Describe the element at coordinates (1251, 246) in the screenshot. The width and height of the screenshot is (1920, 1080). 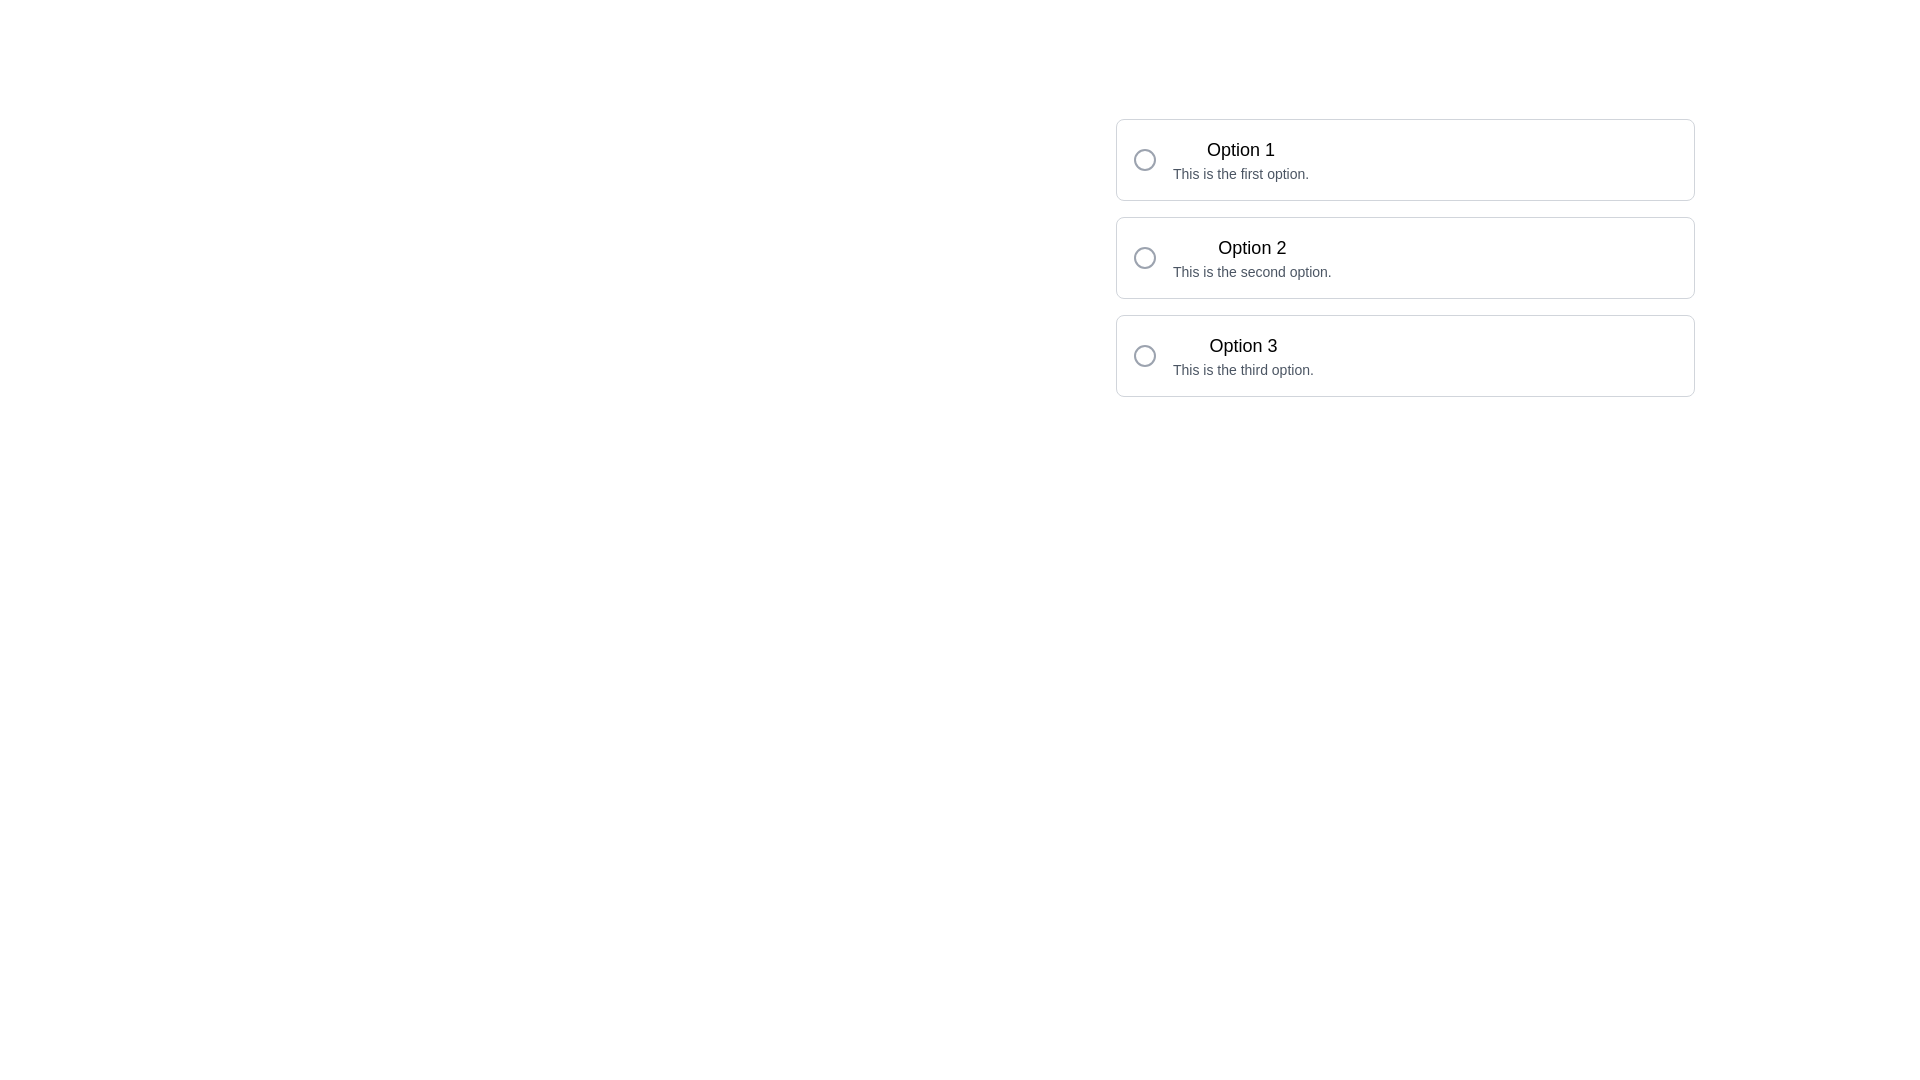
I see `the text label 'Option 2' which is bold and larger than surrounding text, located in a vertical list with a circular radio button to its left` at that location.